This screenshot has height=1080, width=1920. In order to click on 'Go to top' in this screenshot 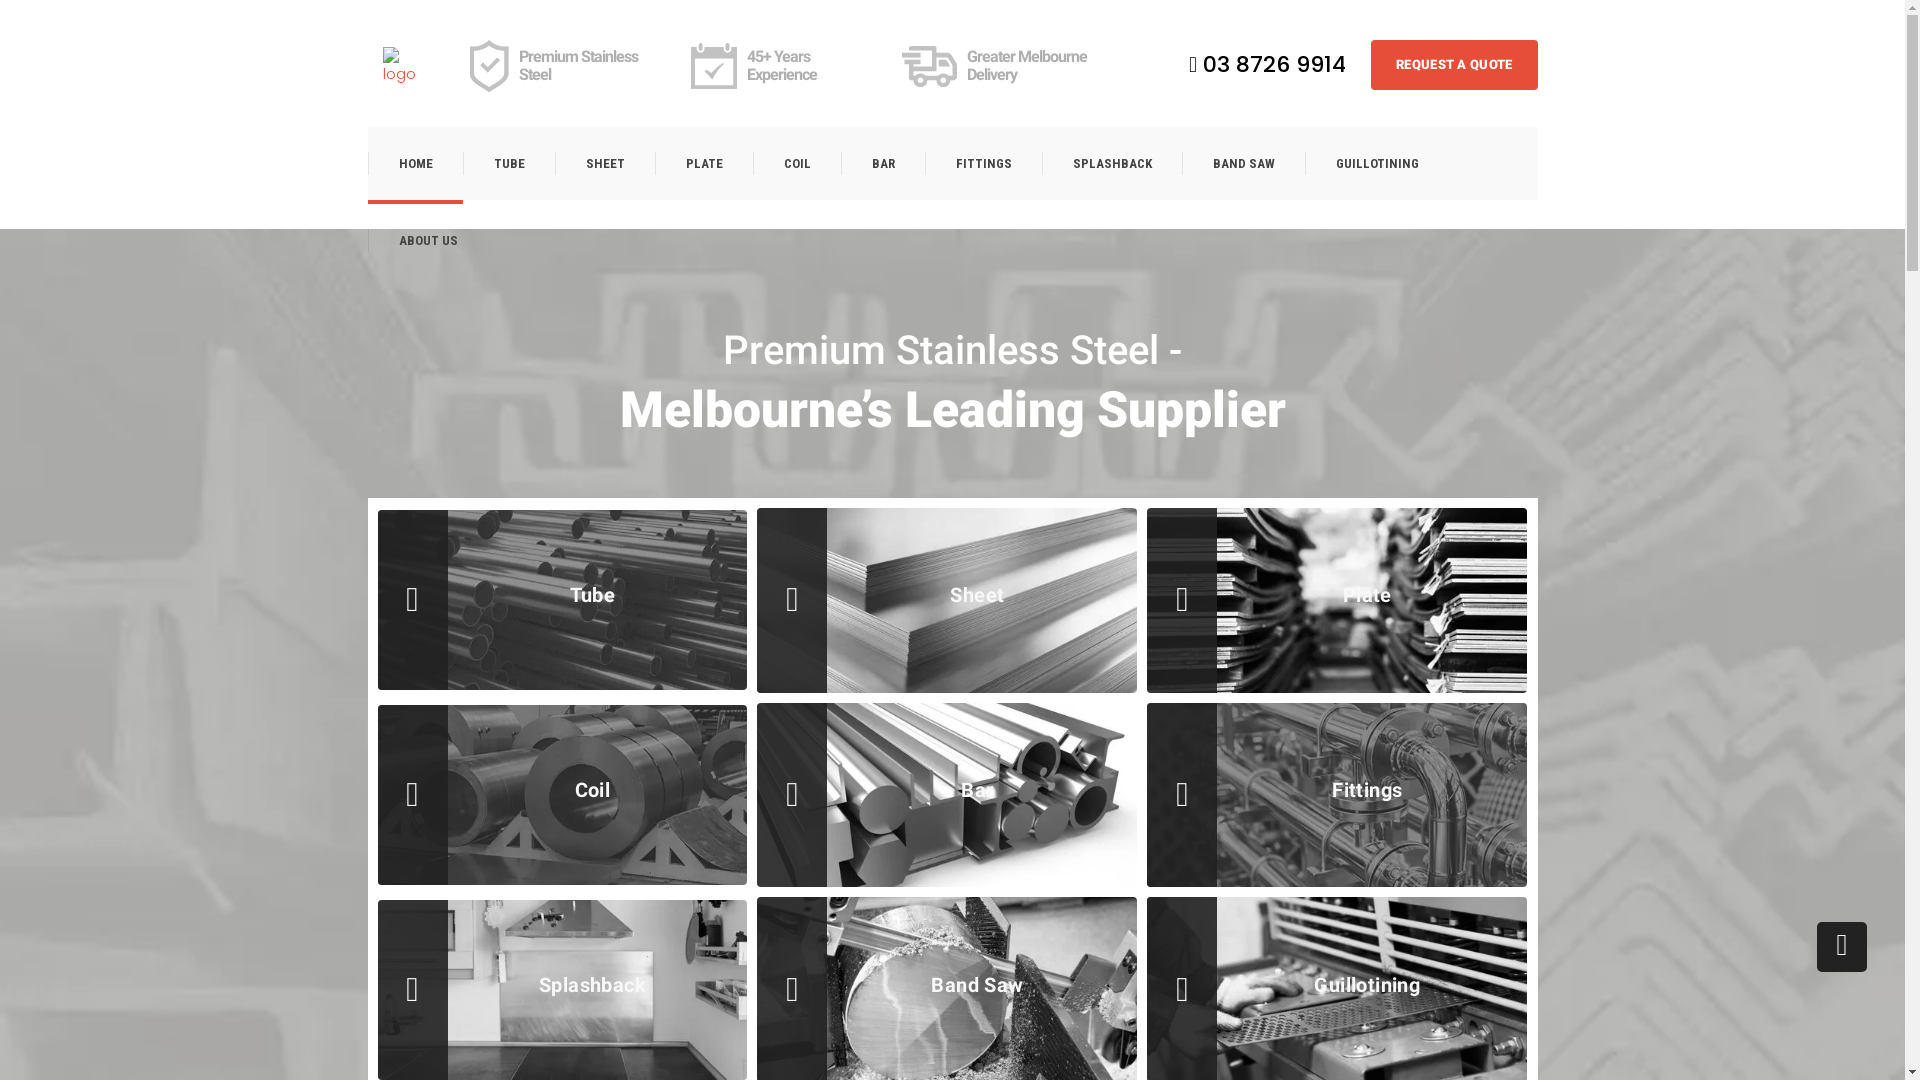, I will do `click(1841, 946)`.